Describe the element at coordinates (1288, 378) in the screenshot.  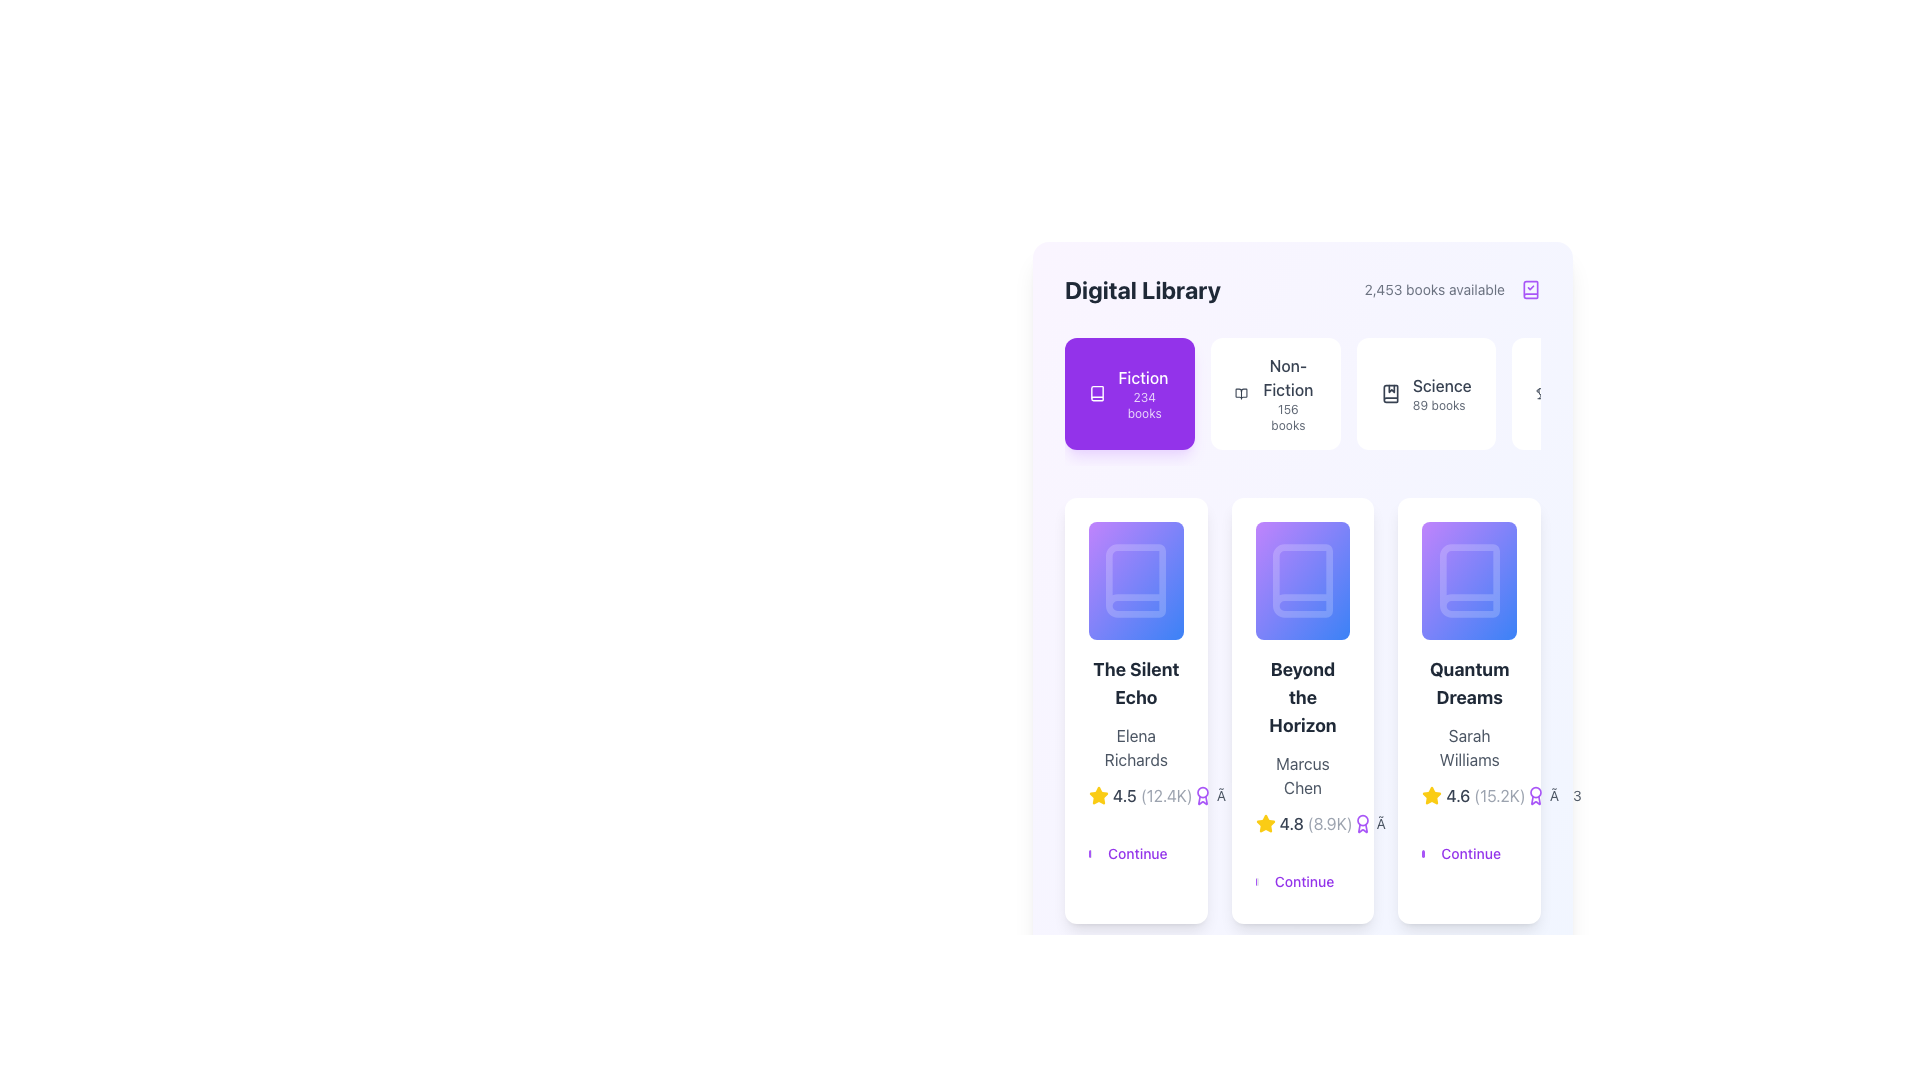
I see `category name 'Non-Fiction' from the static text label displayed in bold above the text '156 books' in the Digital Library section` at that location.